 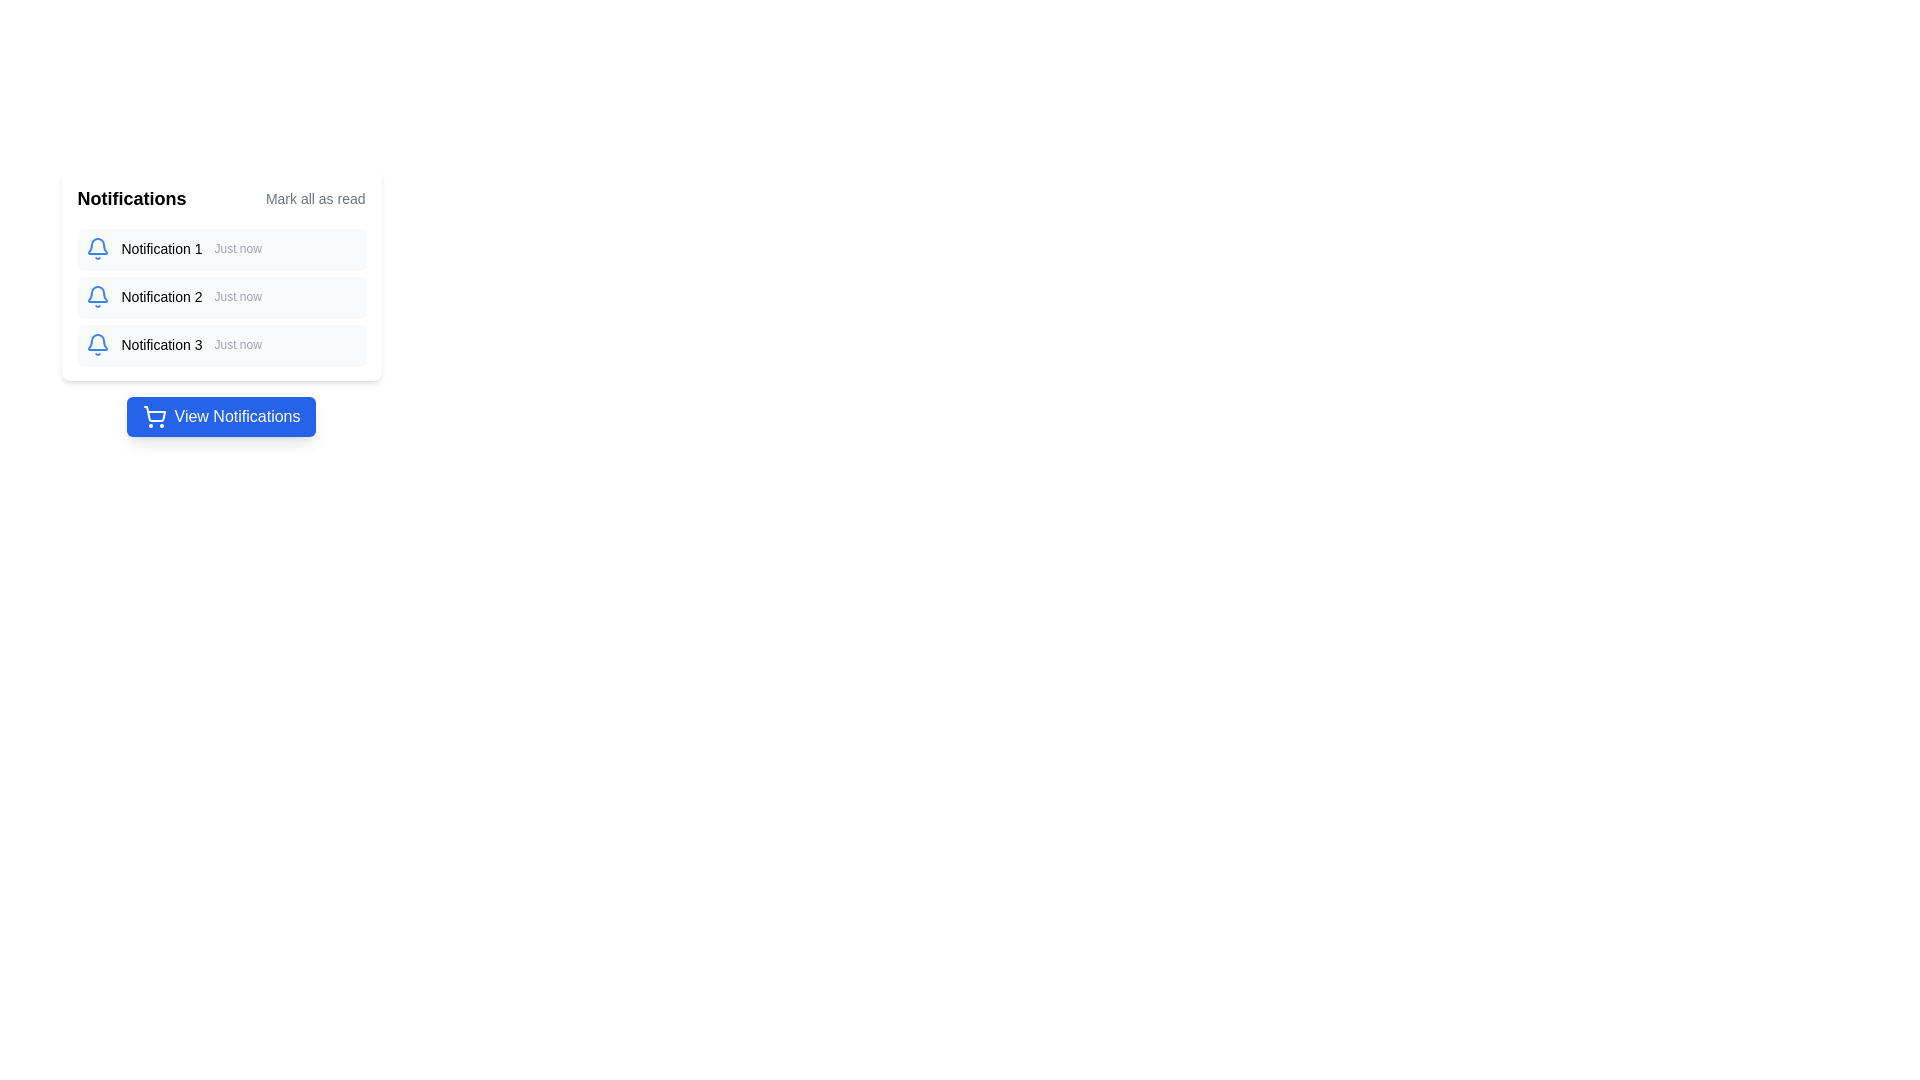 What do you see at coordinates (96, 294) in the screenshot?
I see `the blue bell icon in the second notification item adjacent to 'Notification 2'` at bounding box center [96, 294].